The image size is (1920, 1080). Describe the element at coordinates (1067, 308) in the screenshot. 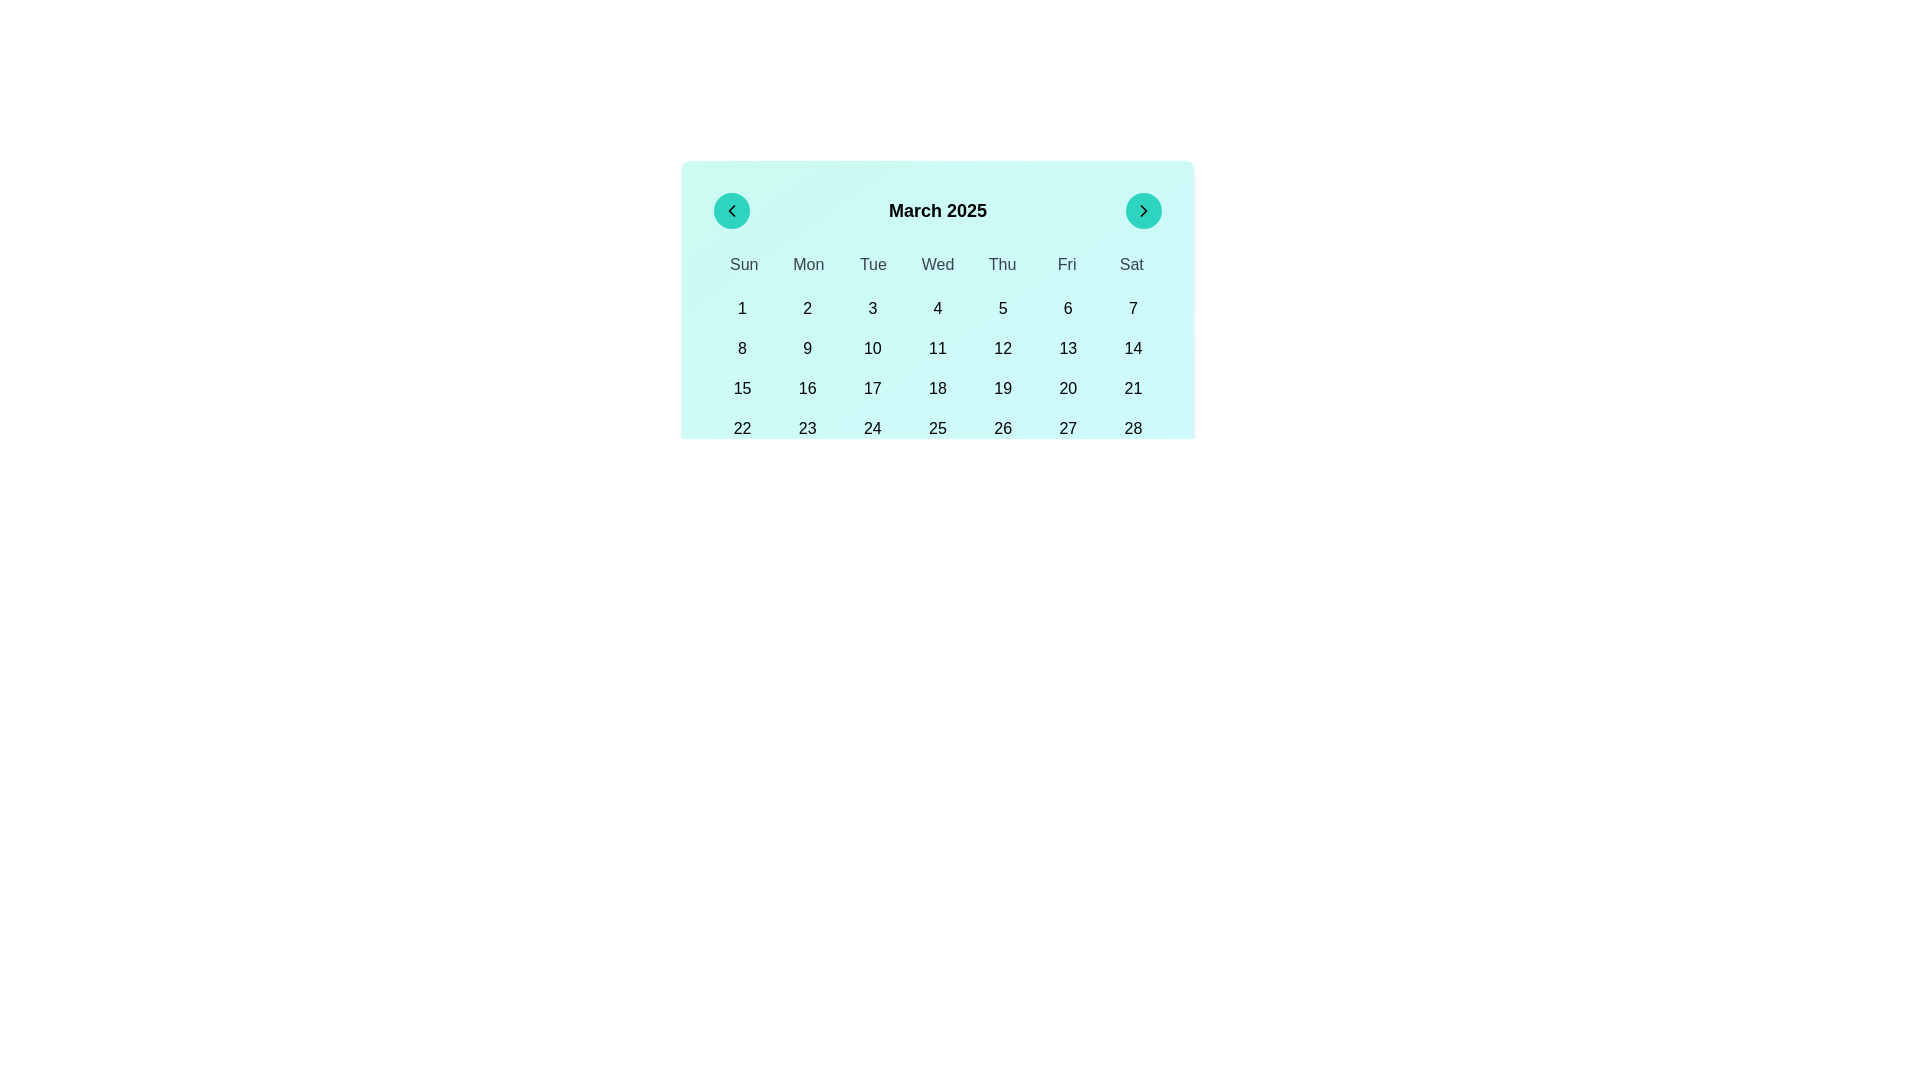

I see `the circular button displaying the number '6' in bold text, located at the top center of the calendar grid, which changes its background color to cyan on hover` at that location.